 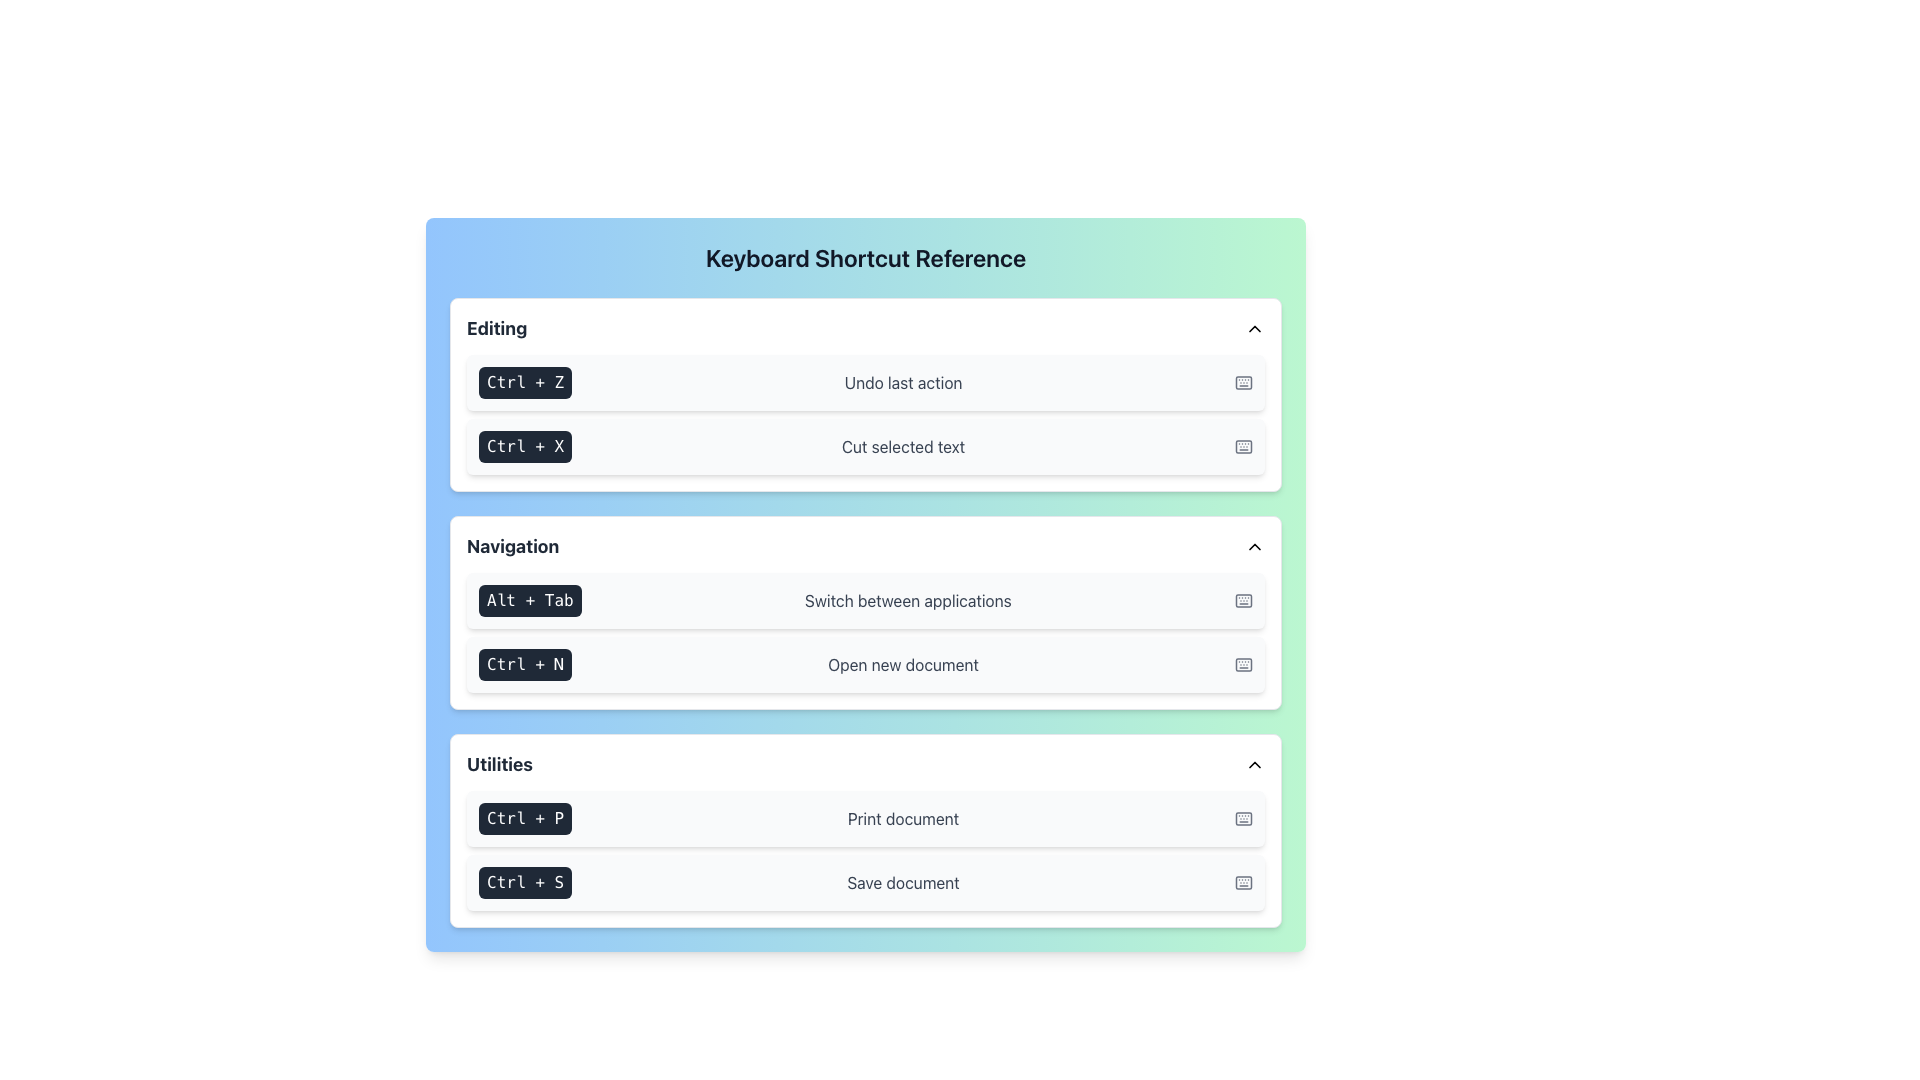 I want to click on the first informational list item under the 'Navigation' category of the keyboard shortcuts list, which includes the text 'Alt + Tab' and 'Switch between applications', so click(x=865, y=600).